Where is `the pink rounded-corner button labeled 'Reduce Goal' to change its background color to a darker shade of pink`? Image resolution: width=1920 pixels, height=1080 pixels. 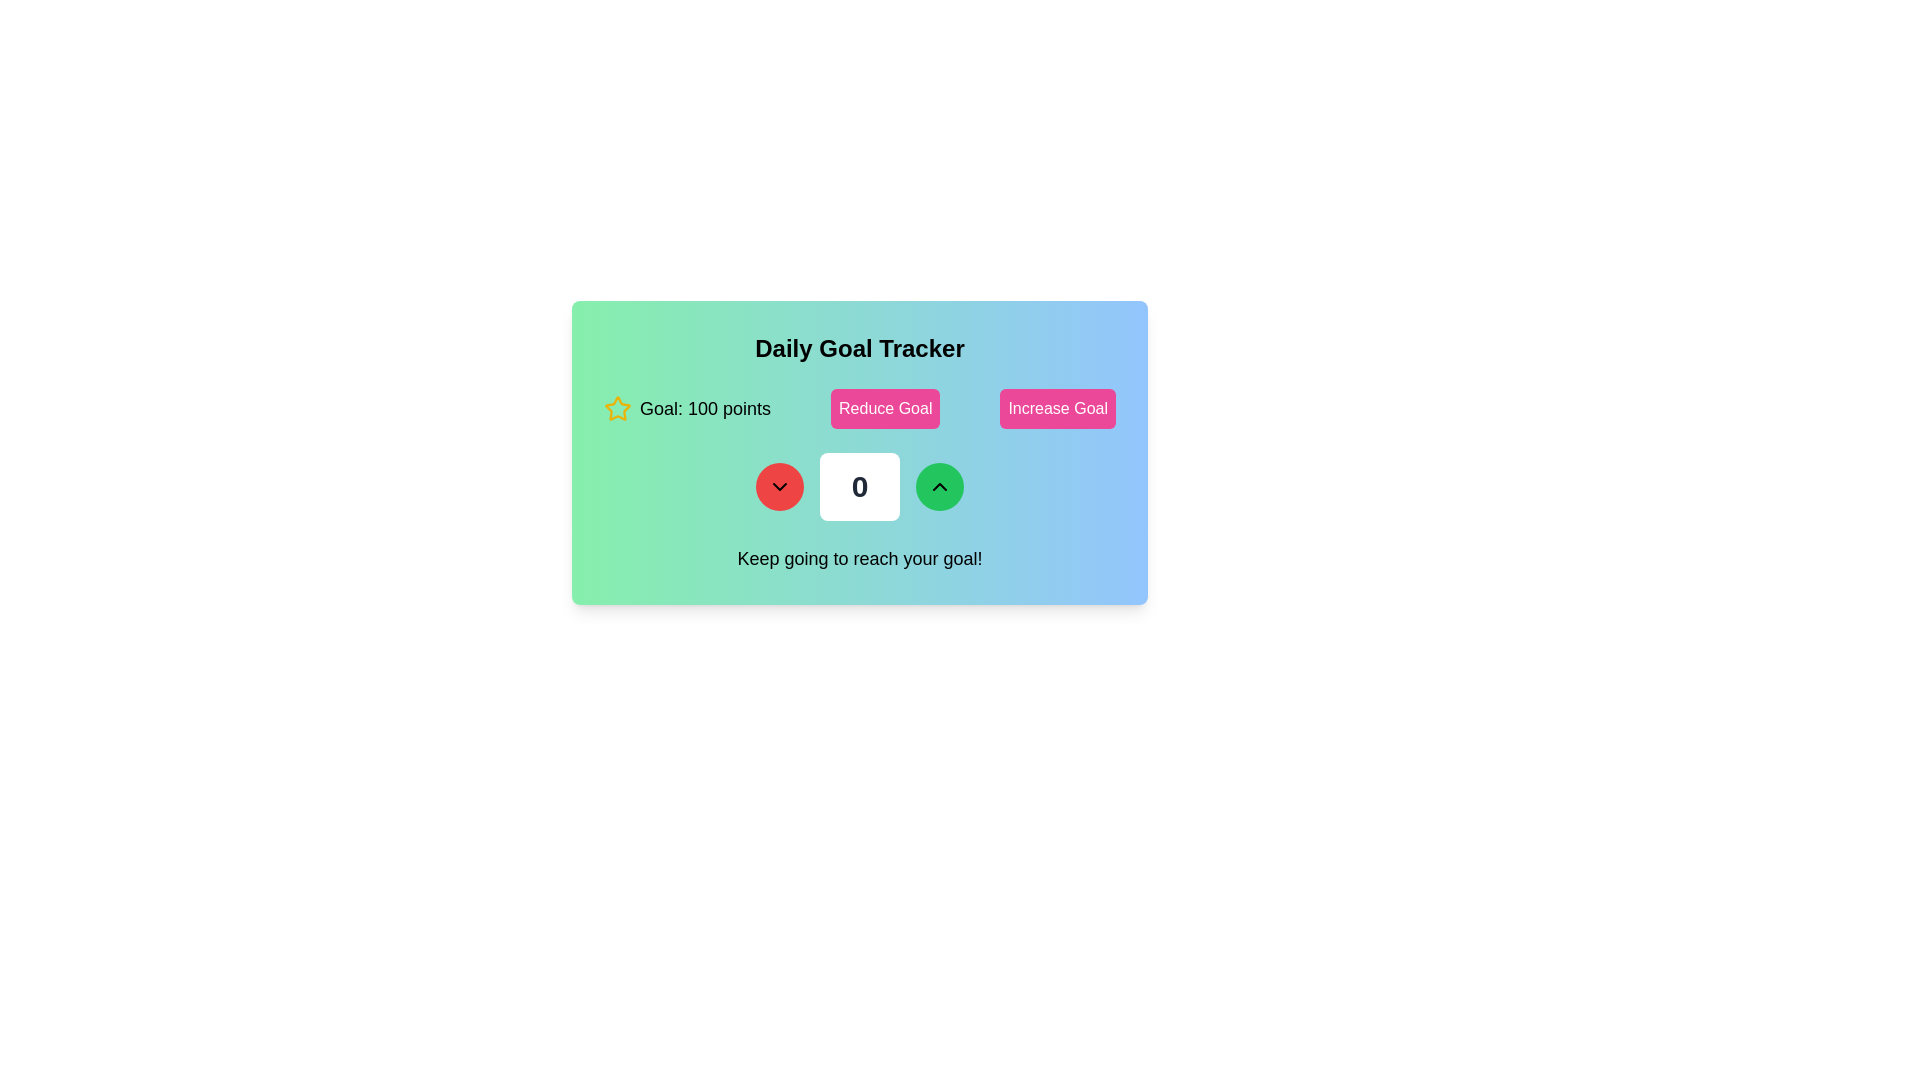 the pink rounded-corner button labeled 'Reduce Goal' to change its background color to a darker shade of pink is located at coordinates (884, 407).